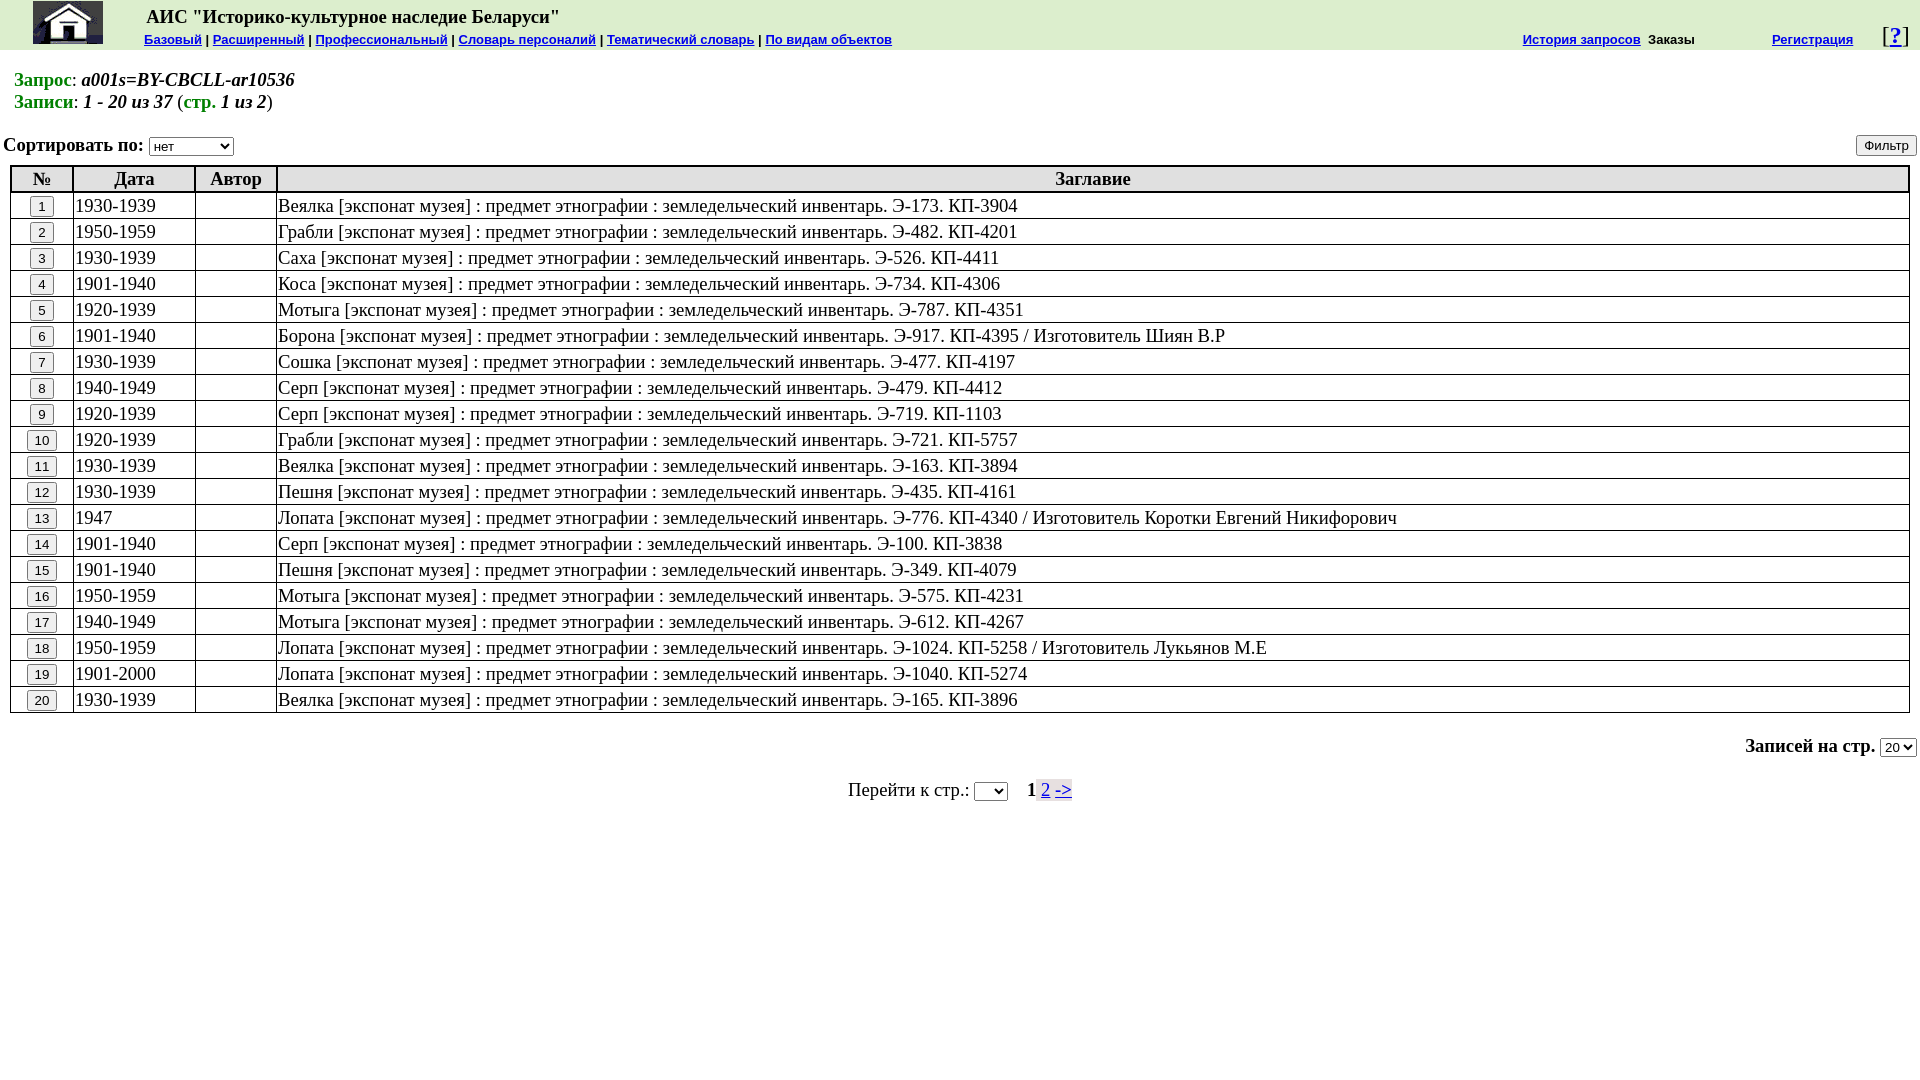 The height and width of the screenshot is (1080, 1920). Describe the element at coordinates (42, 517) in the screenshot. I see `'13'` at that location.